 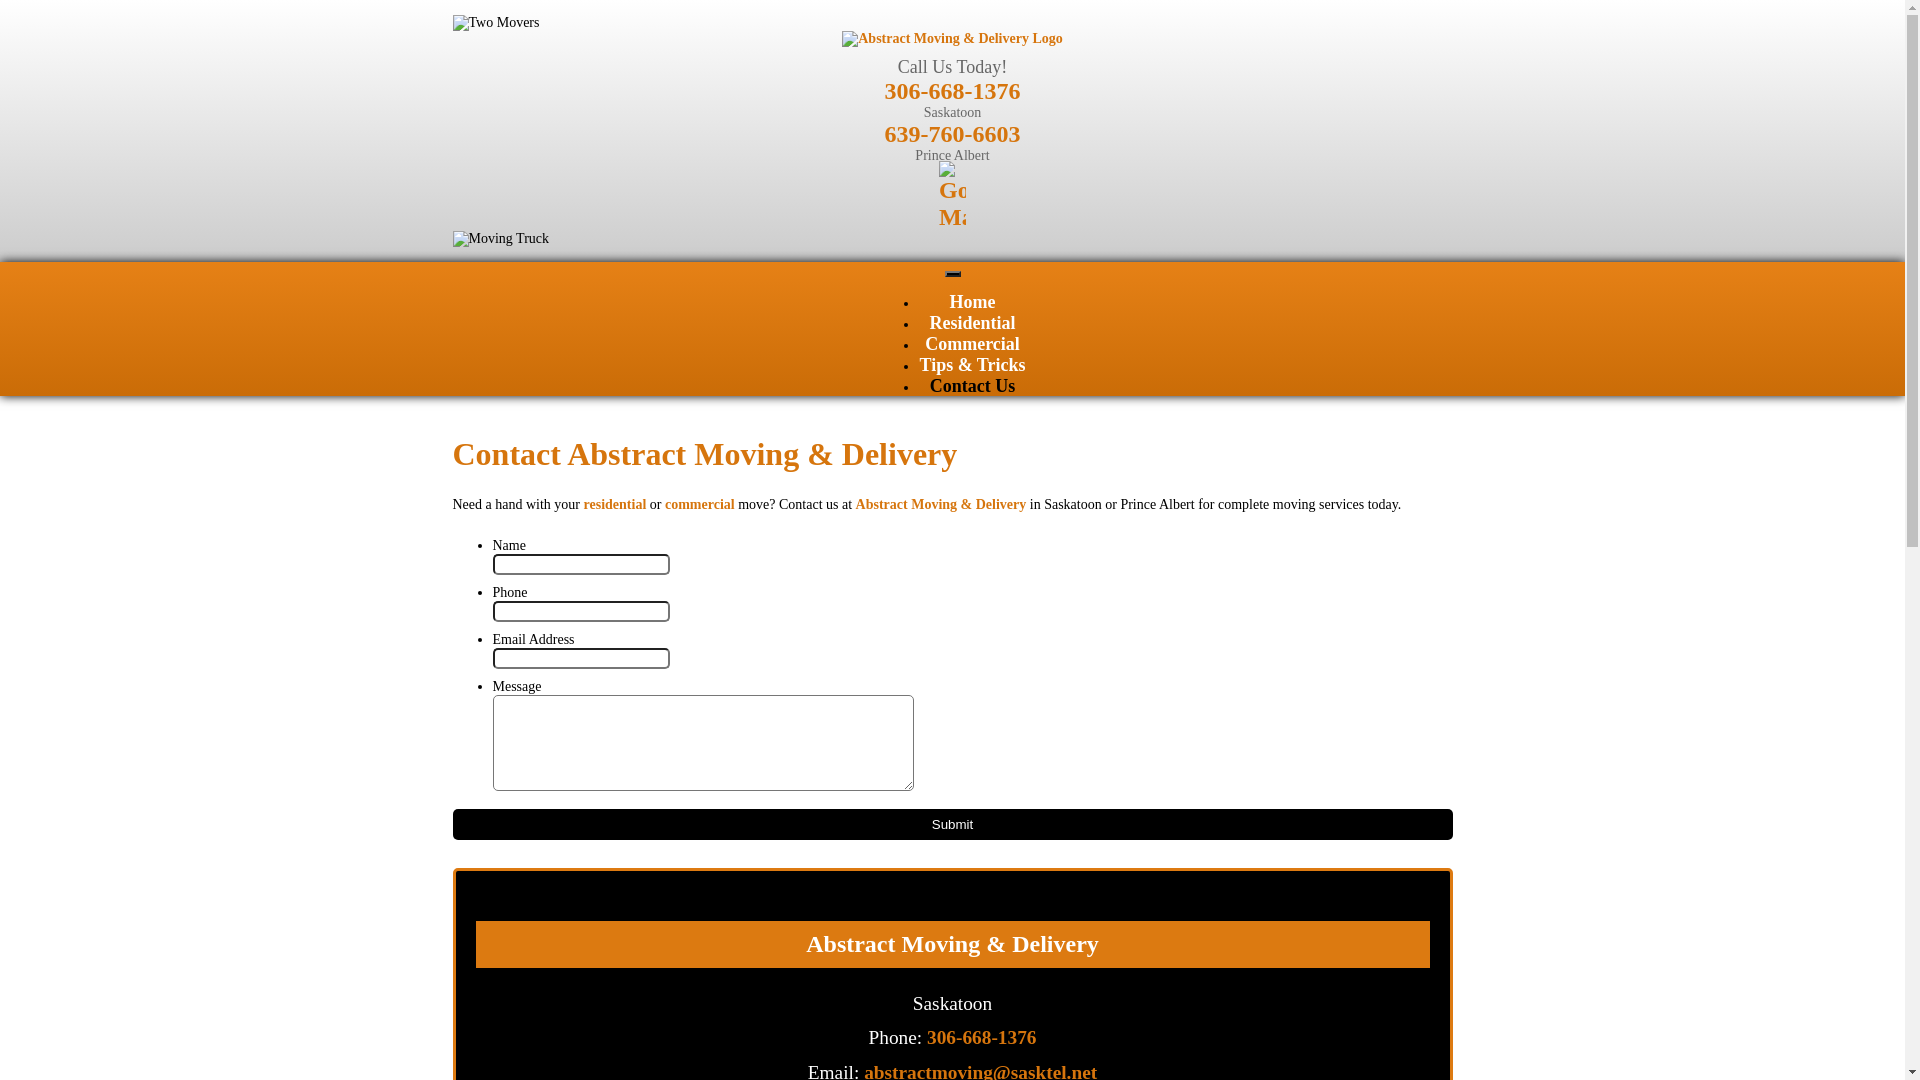 What do you see at coordinates (971, 365) in the screenshot?
I see `'Tips & Tricks'` at bounding box center [971, 365].